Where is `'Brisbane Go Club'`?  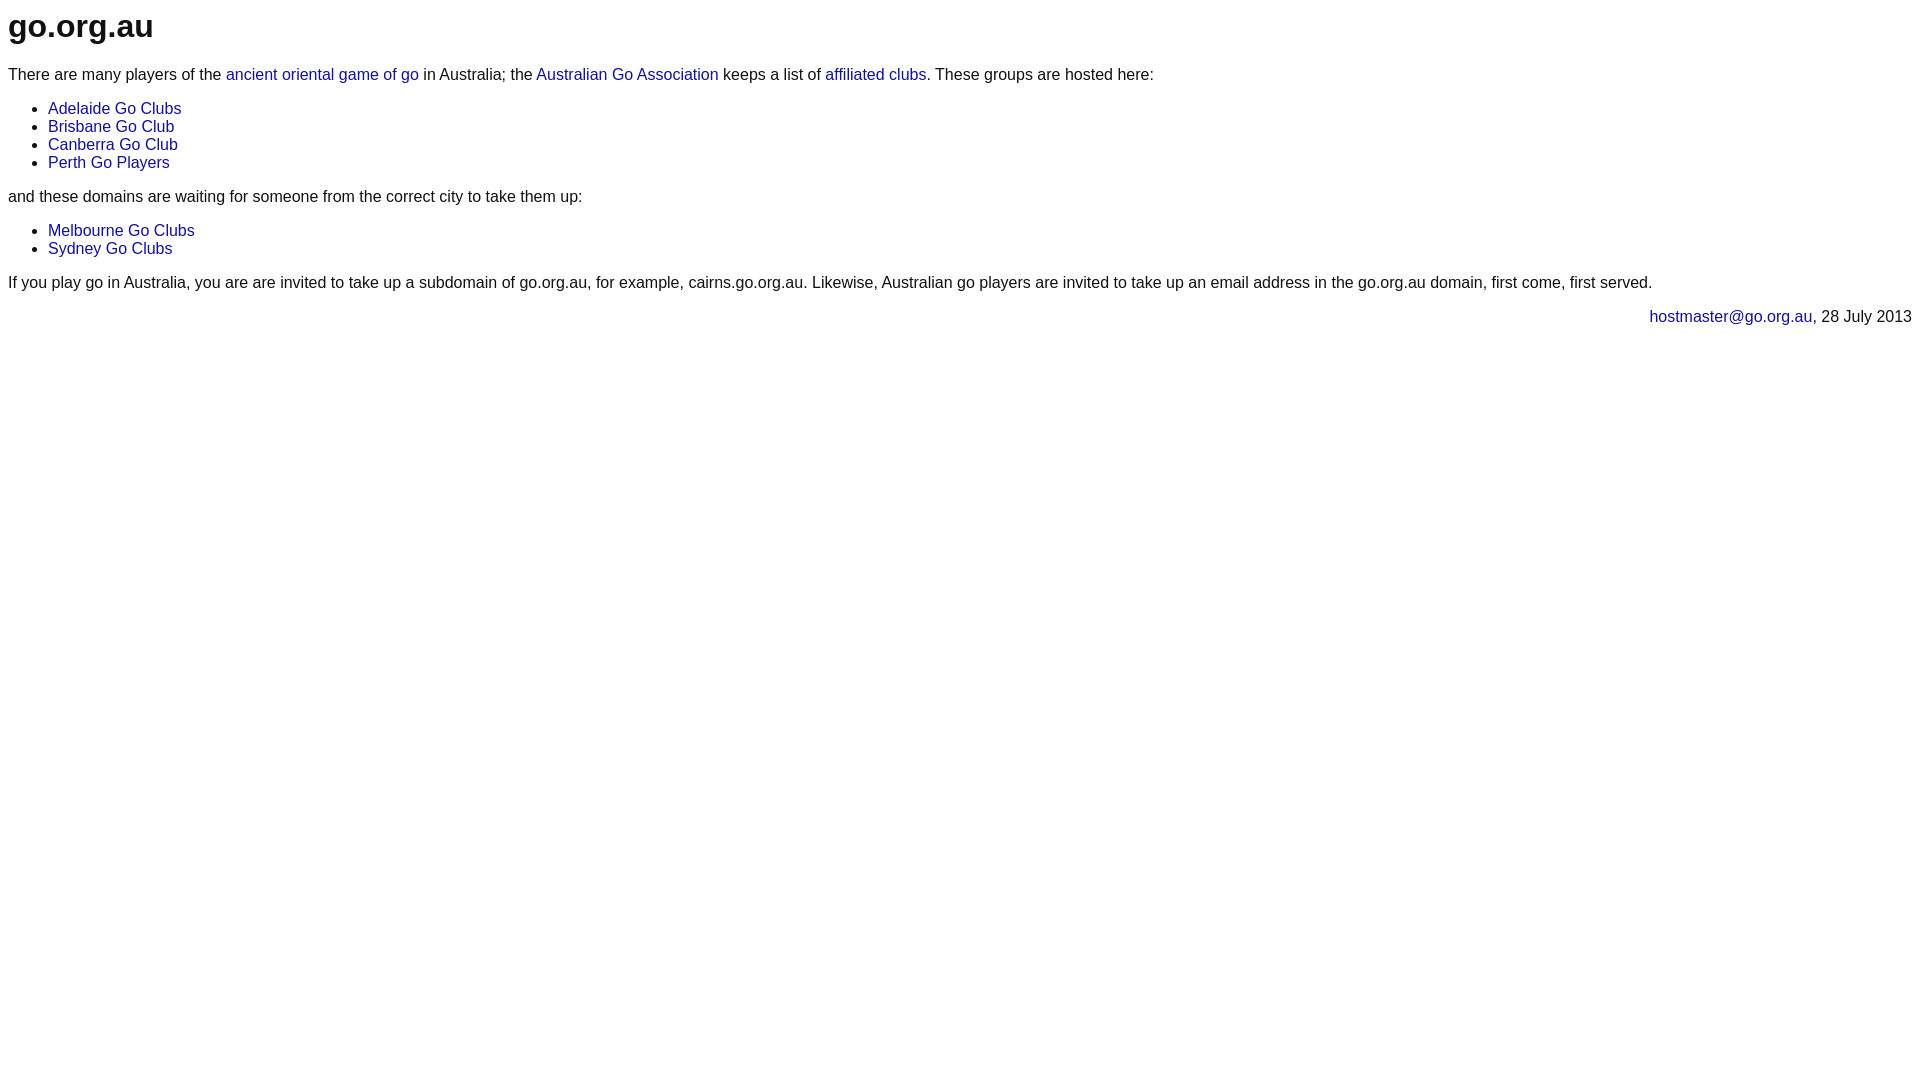
'Brisbane Go Club' is located at coordinates (109, 126).